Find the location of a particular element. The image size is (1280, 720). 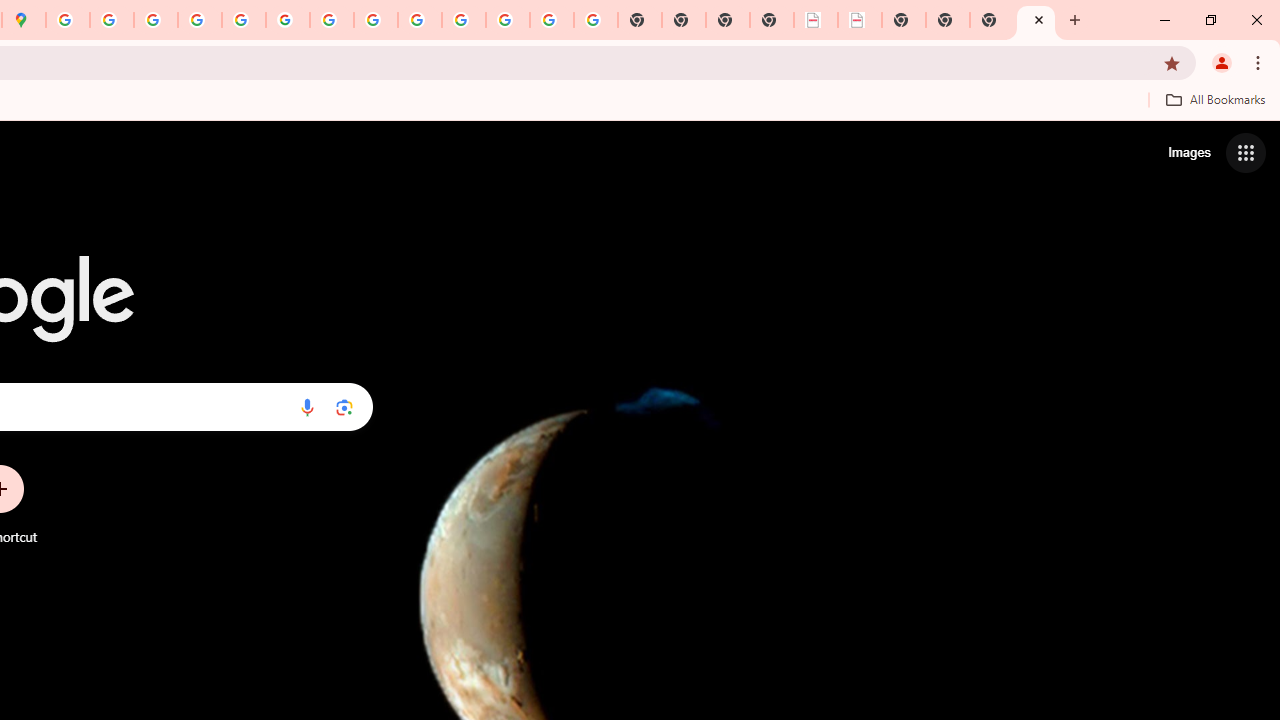

'New Tab' is located at coordinates (1036, 20).